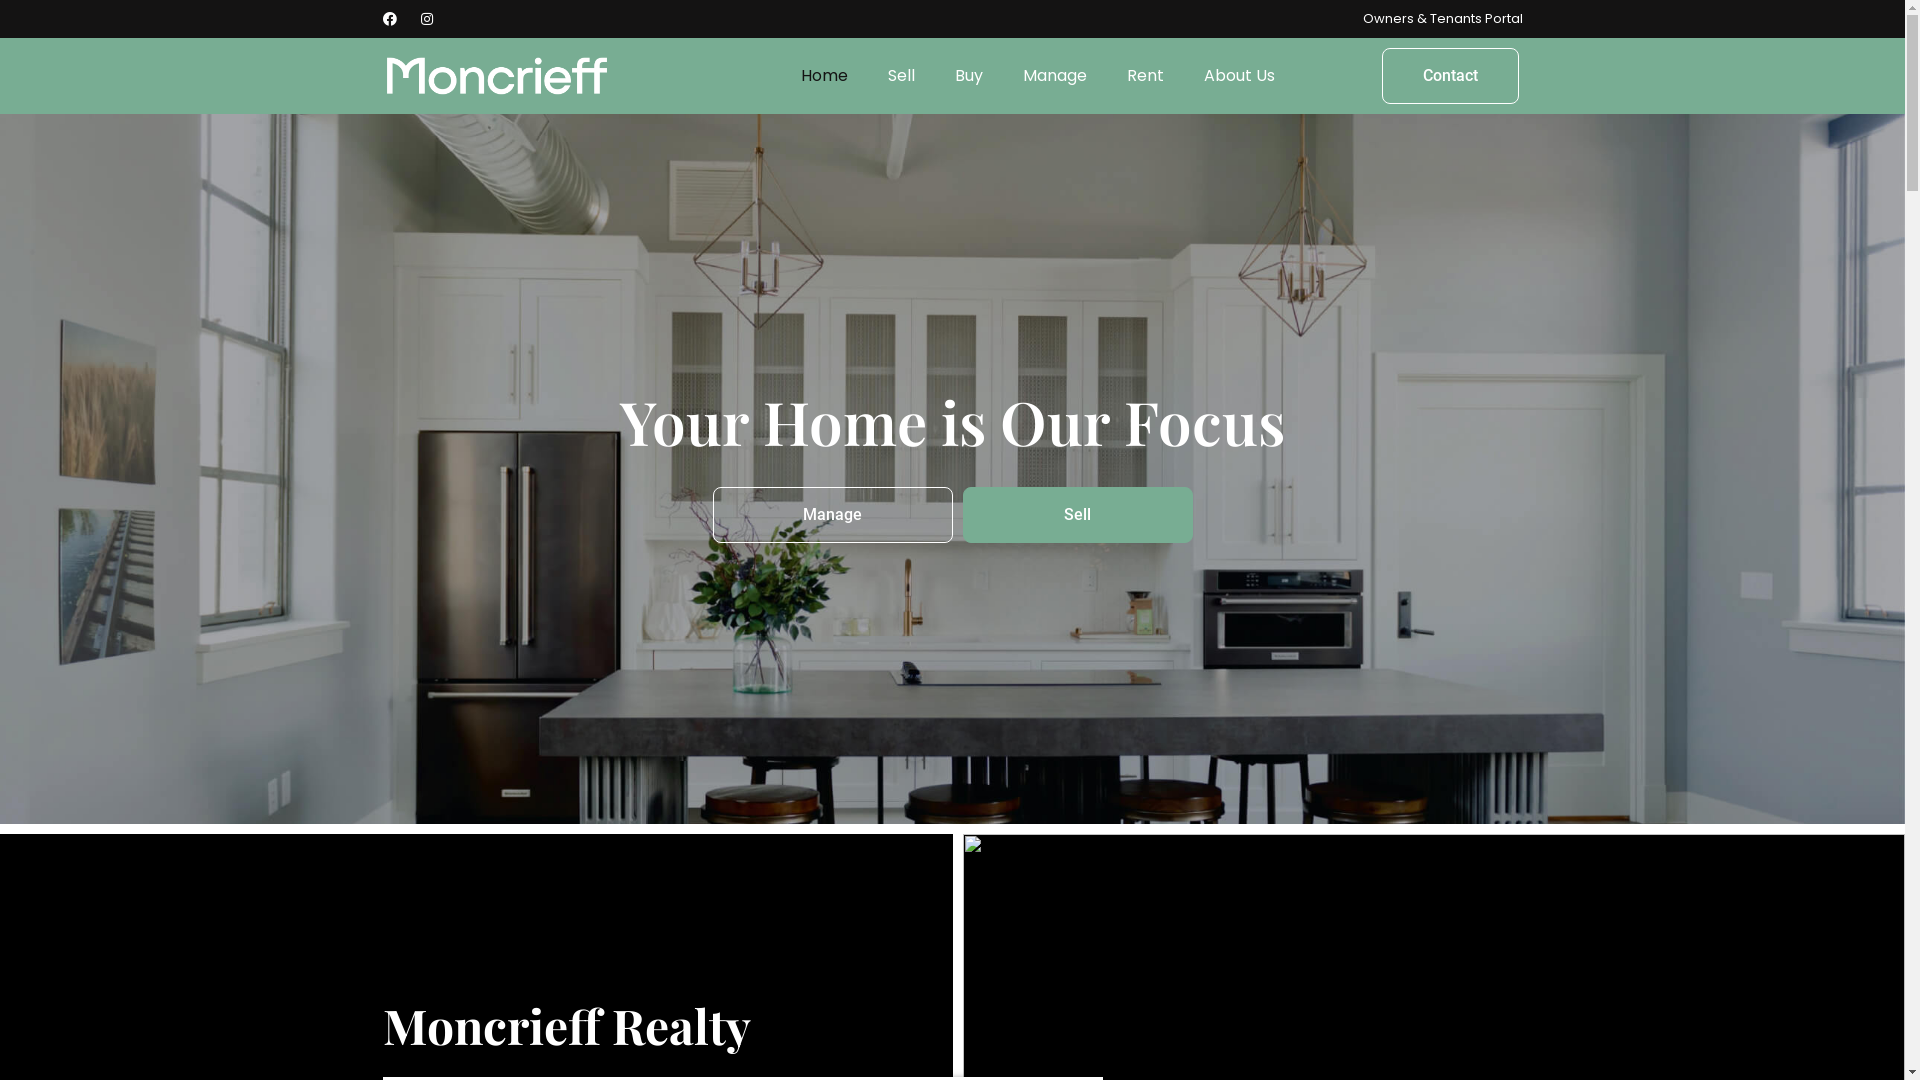 The width and height of the screenshot is (1920, 1080). What do you see at coordinates (1238, 75) in the screenshot?
I see `'About Us'` at bounding box center [1238, 75].